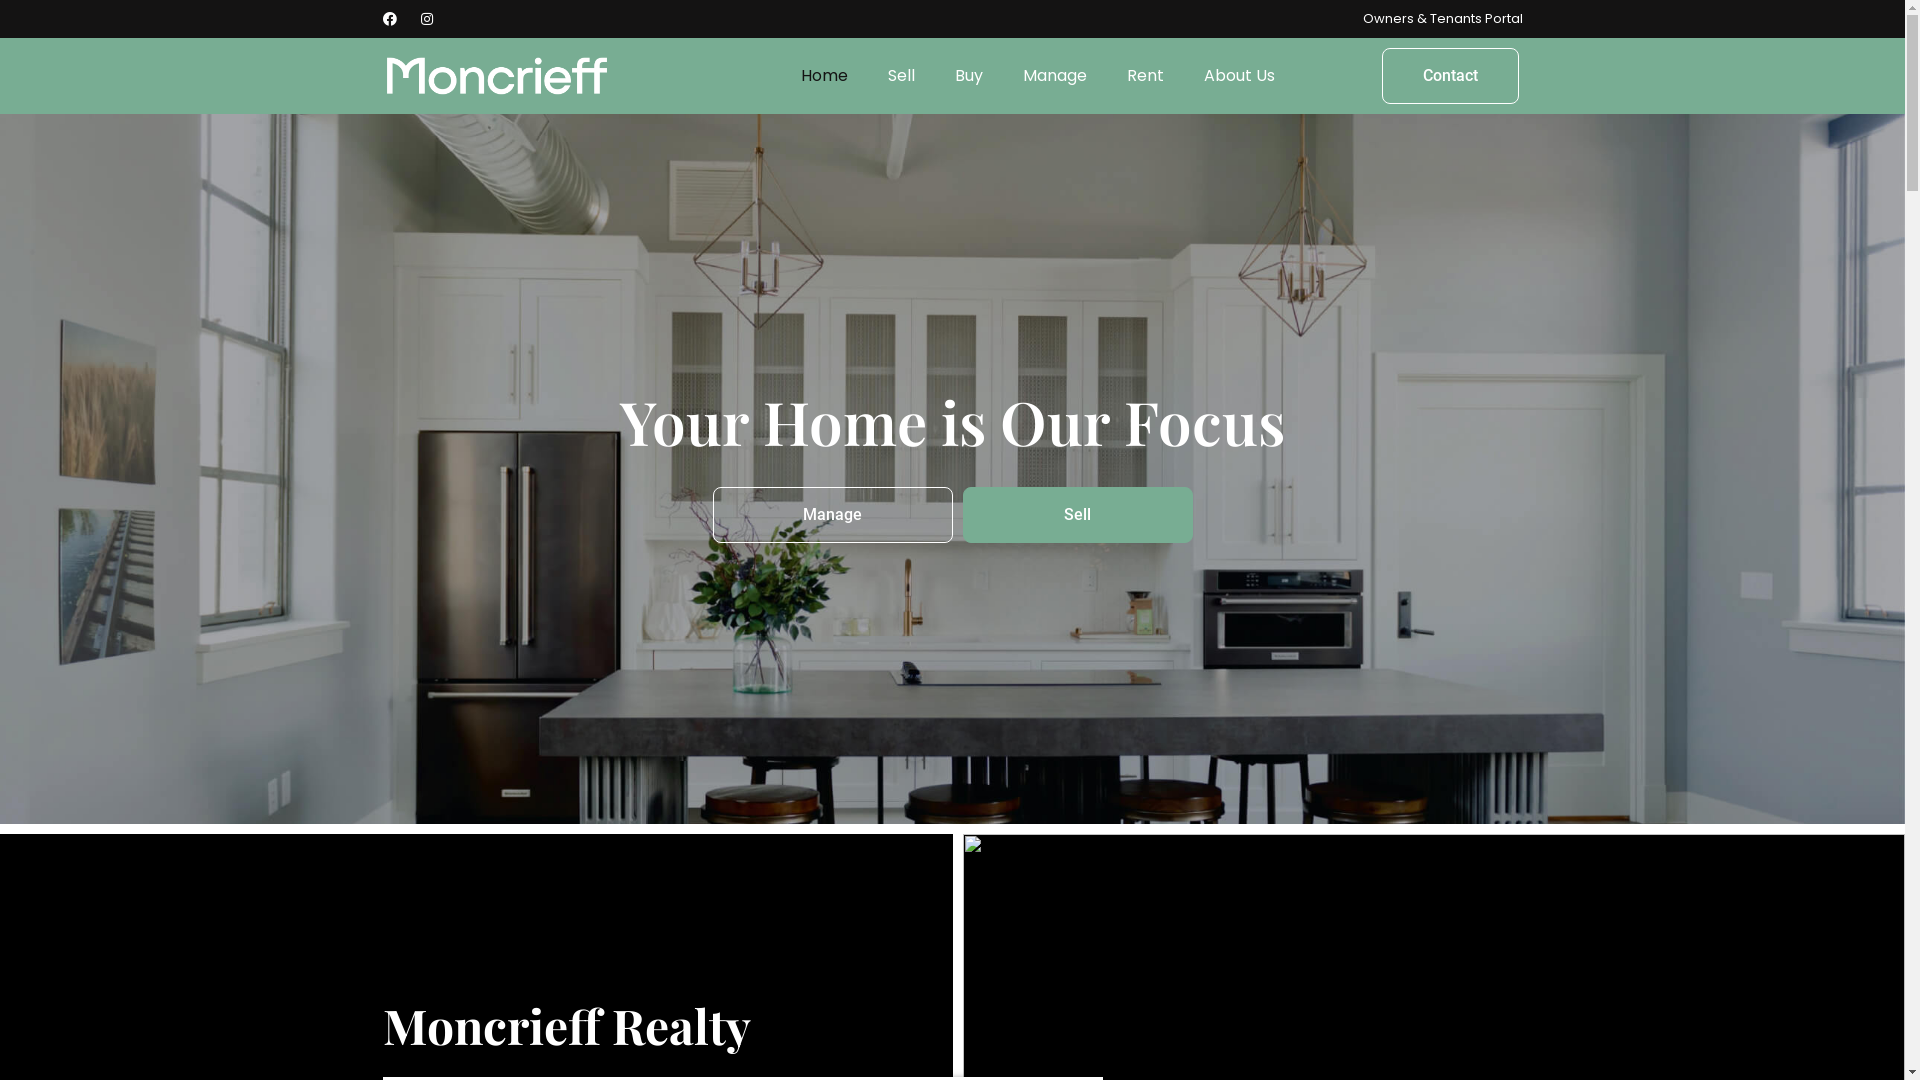 The width and height of the screenshot is (1920, 1080). What do you see at coordinates (1238, 75) in the screenshot?
I see `'About Us'` at bounding box center [1238, 75].